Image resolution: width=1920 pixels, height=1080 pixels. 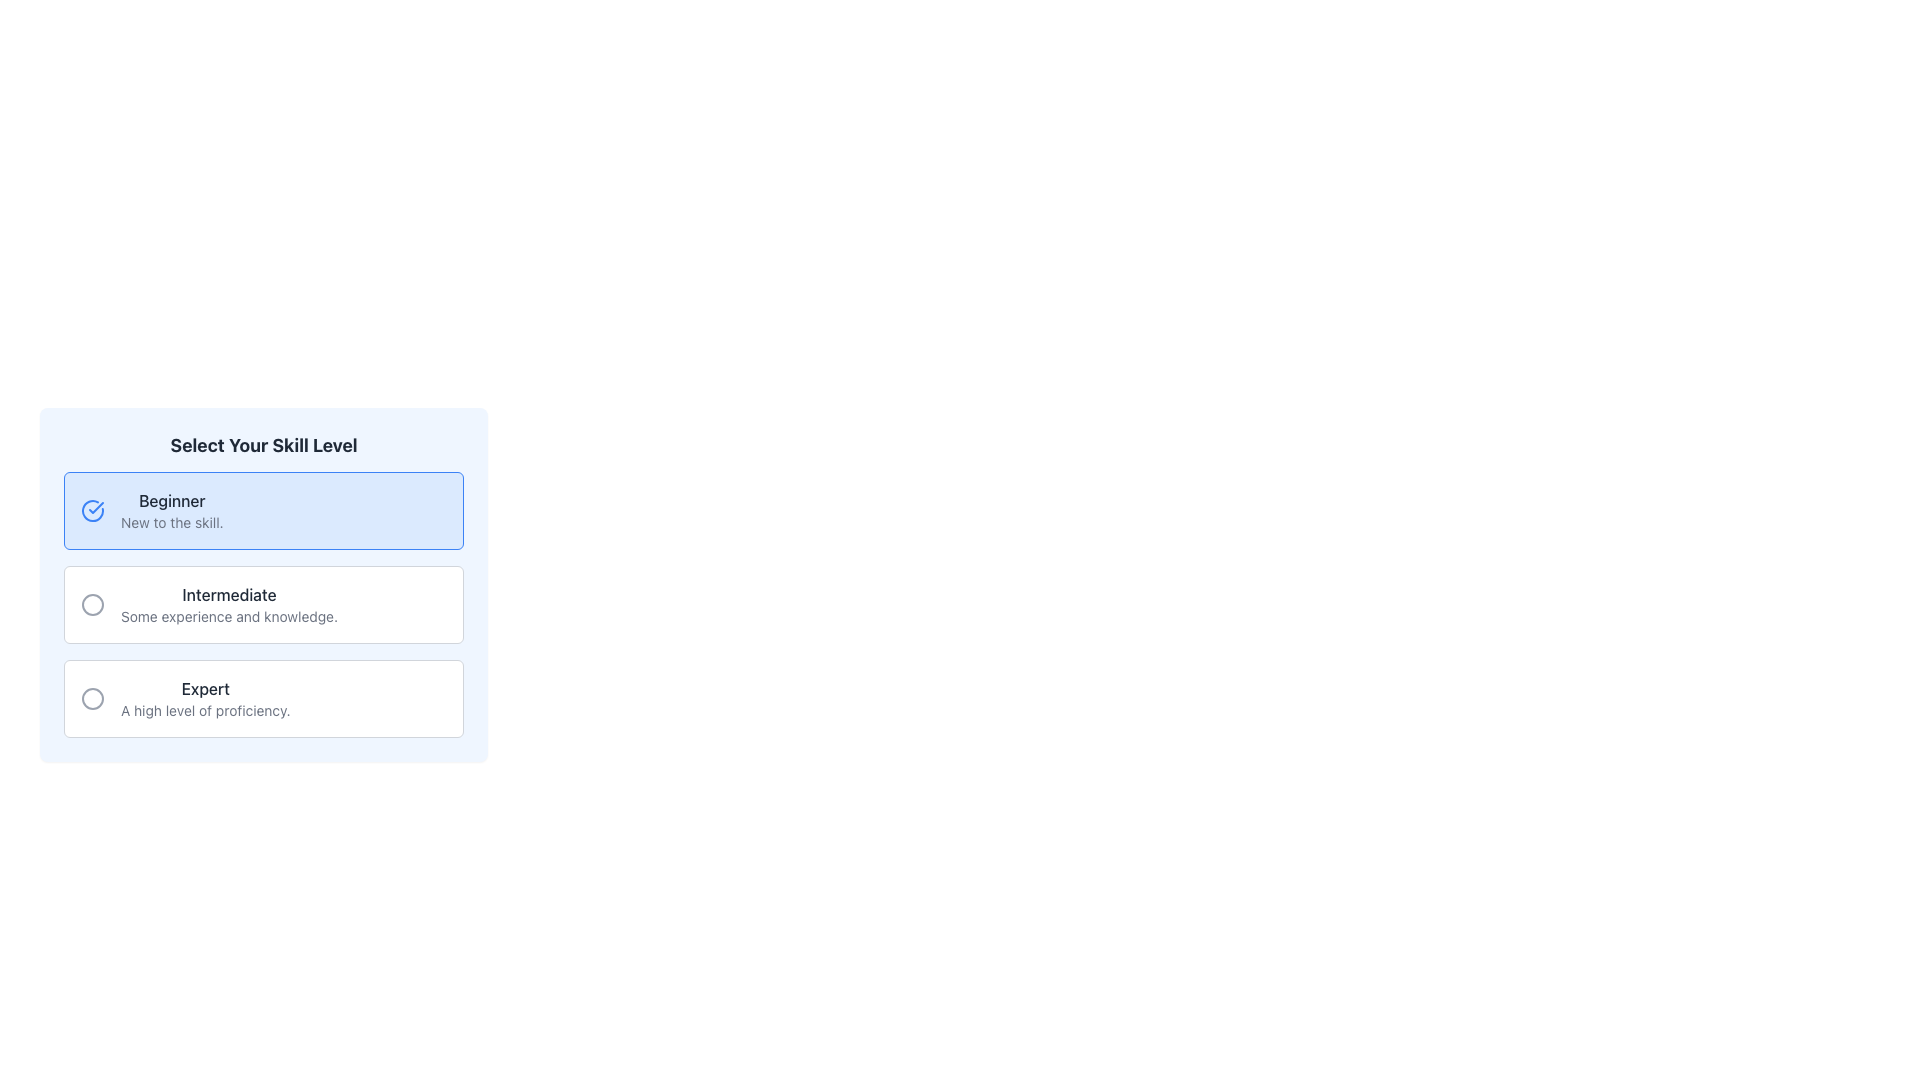 What do you see at coordinates (172, 522) in the screenshot?
I see `the supplementary description text label located below the 'Beginner' option in the skill level selection component` at bounding box center [172, 522].